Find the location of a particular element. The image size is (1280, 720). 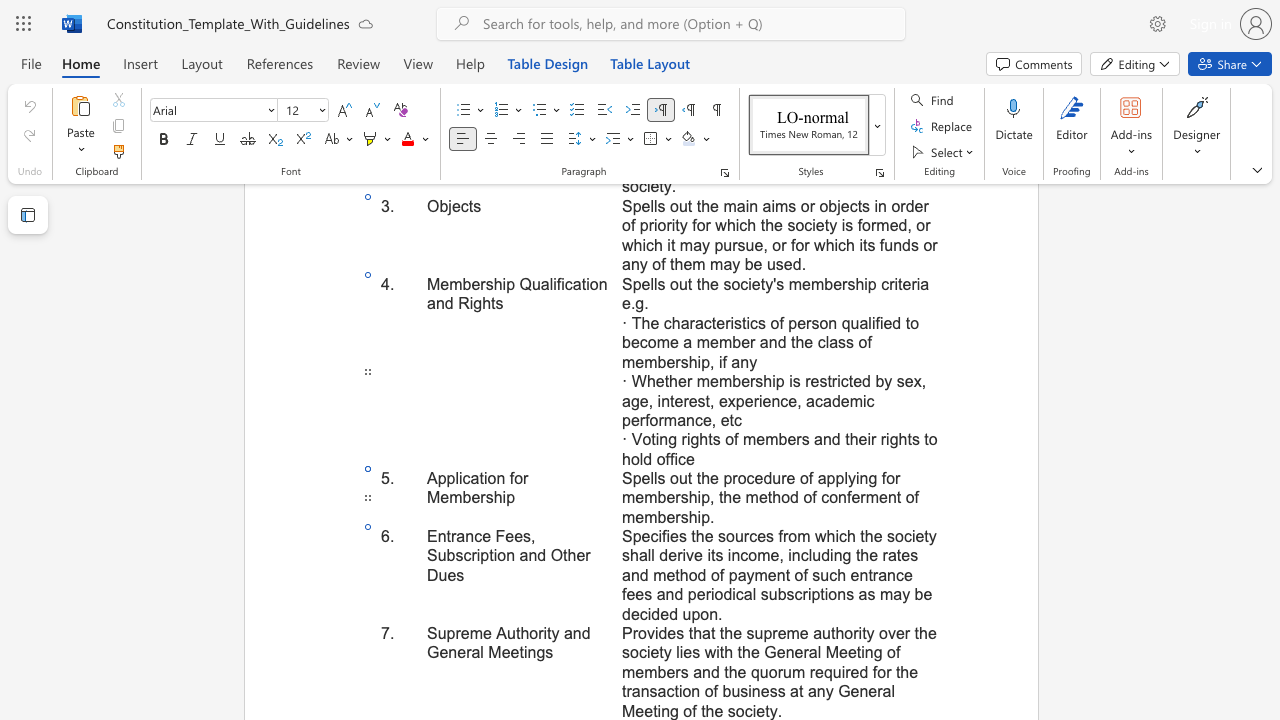

the 2th character "c" in the text is located at coordinates (670, 690).